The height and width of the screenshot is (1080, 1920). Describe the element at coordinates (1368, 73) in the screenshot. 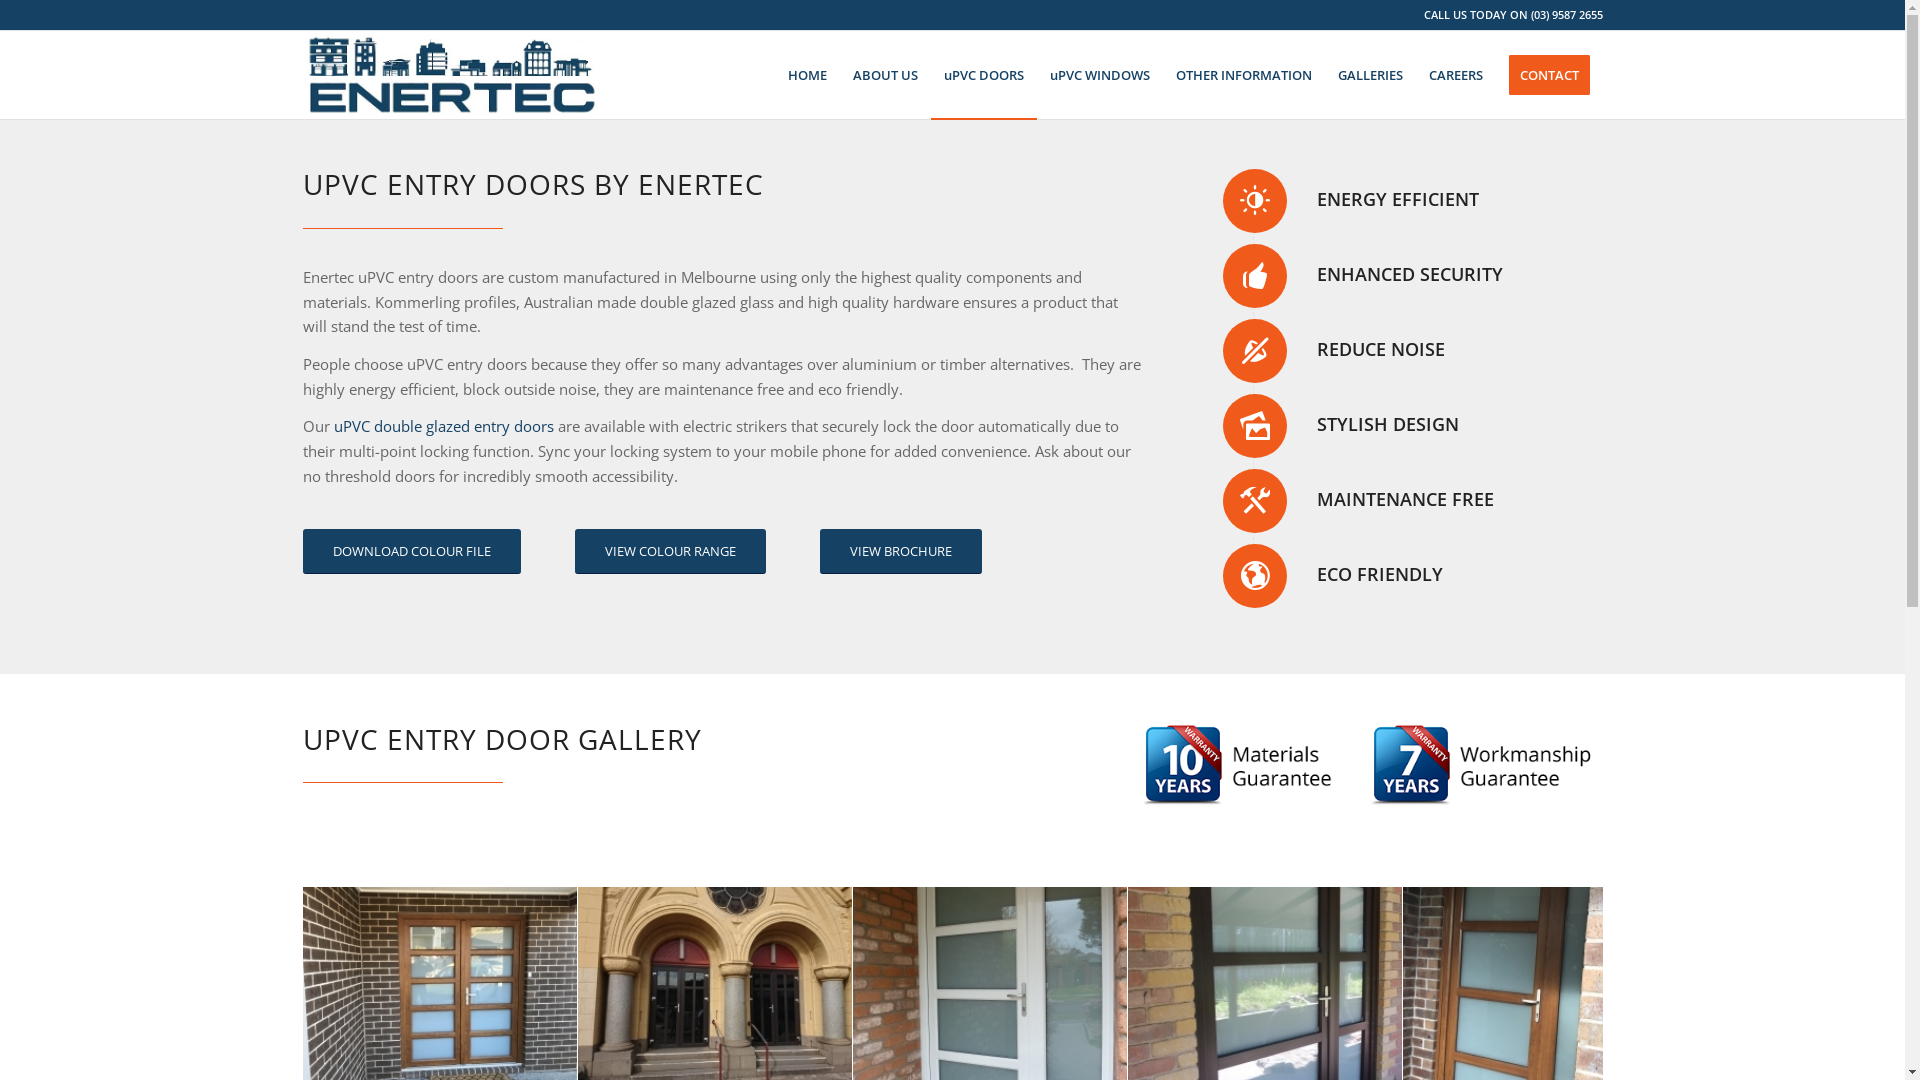

I see `'GALLERIES'` at that location.